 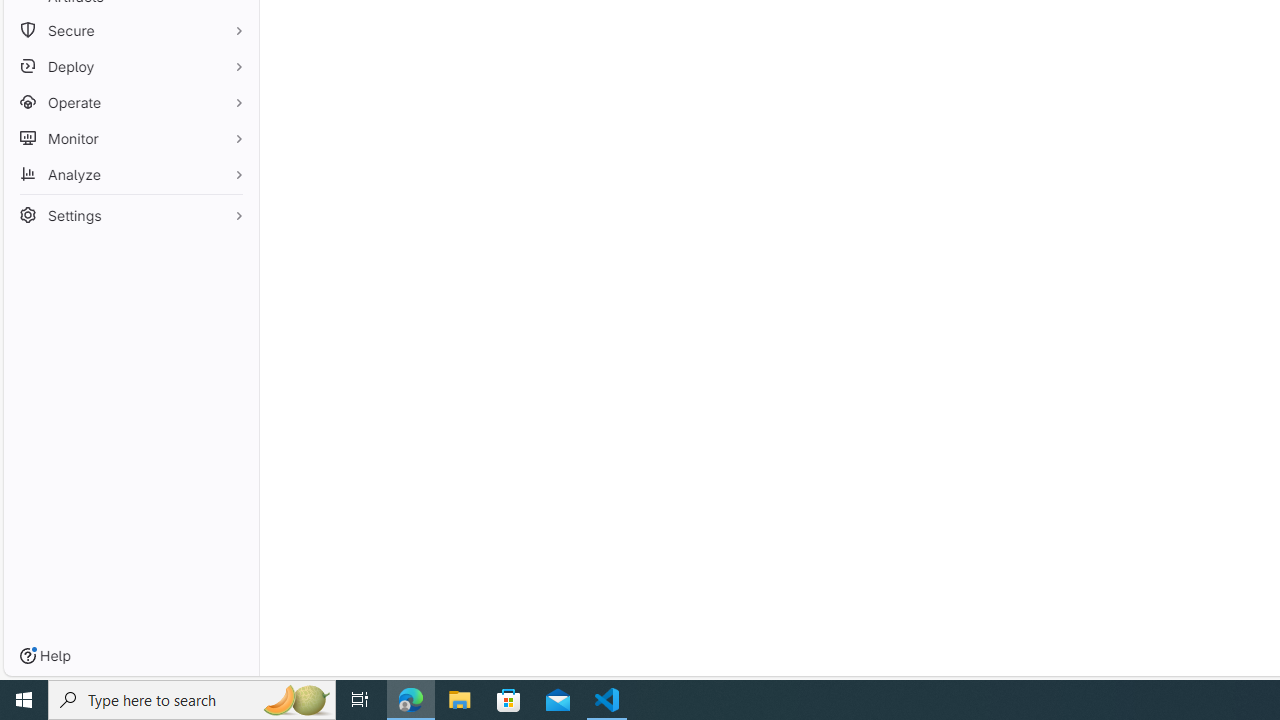 What do you see at coordinates (130, 173) in the screenshot?
I see `'Analyze'` at bounding box center [130, 173].